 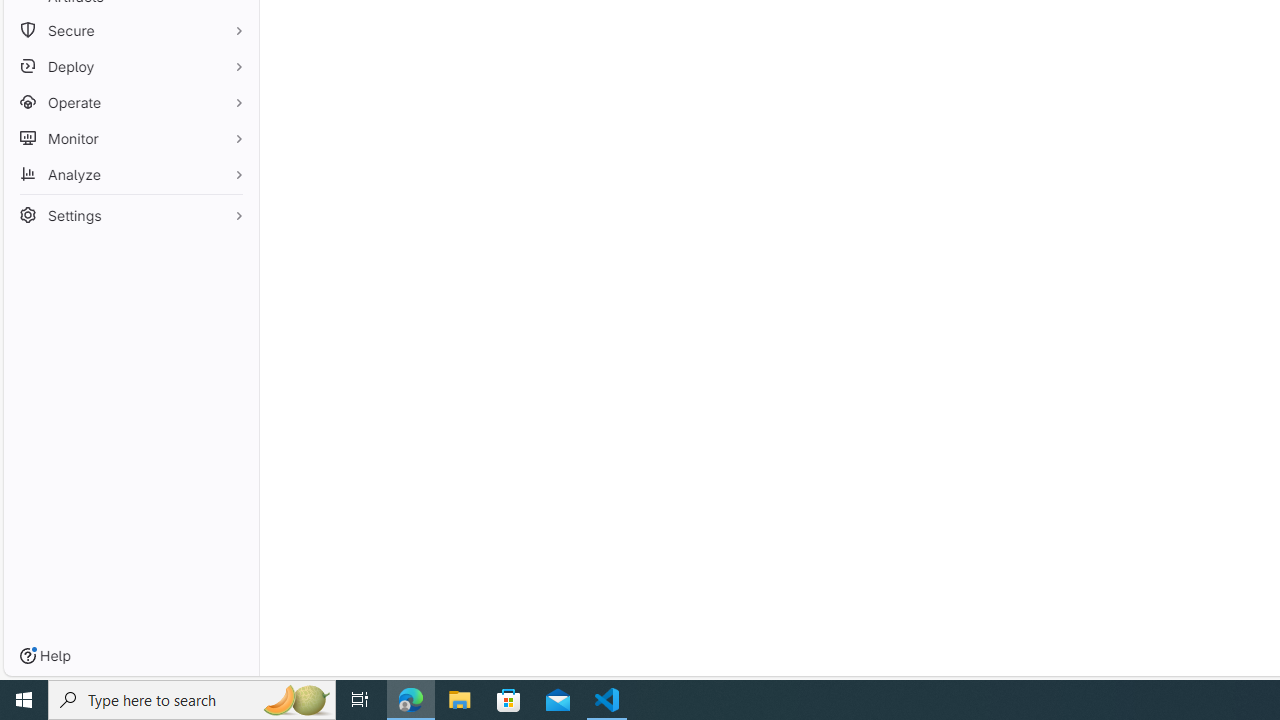 What do you see at coordinates (130, 173) in the screenshot?
I see `'Analyze'` at bounding box center [130, 173].